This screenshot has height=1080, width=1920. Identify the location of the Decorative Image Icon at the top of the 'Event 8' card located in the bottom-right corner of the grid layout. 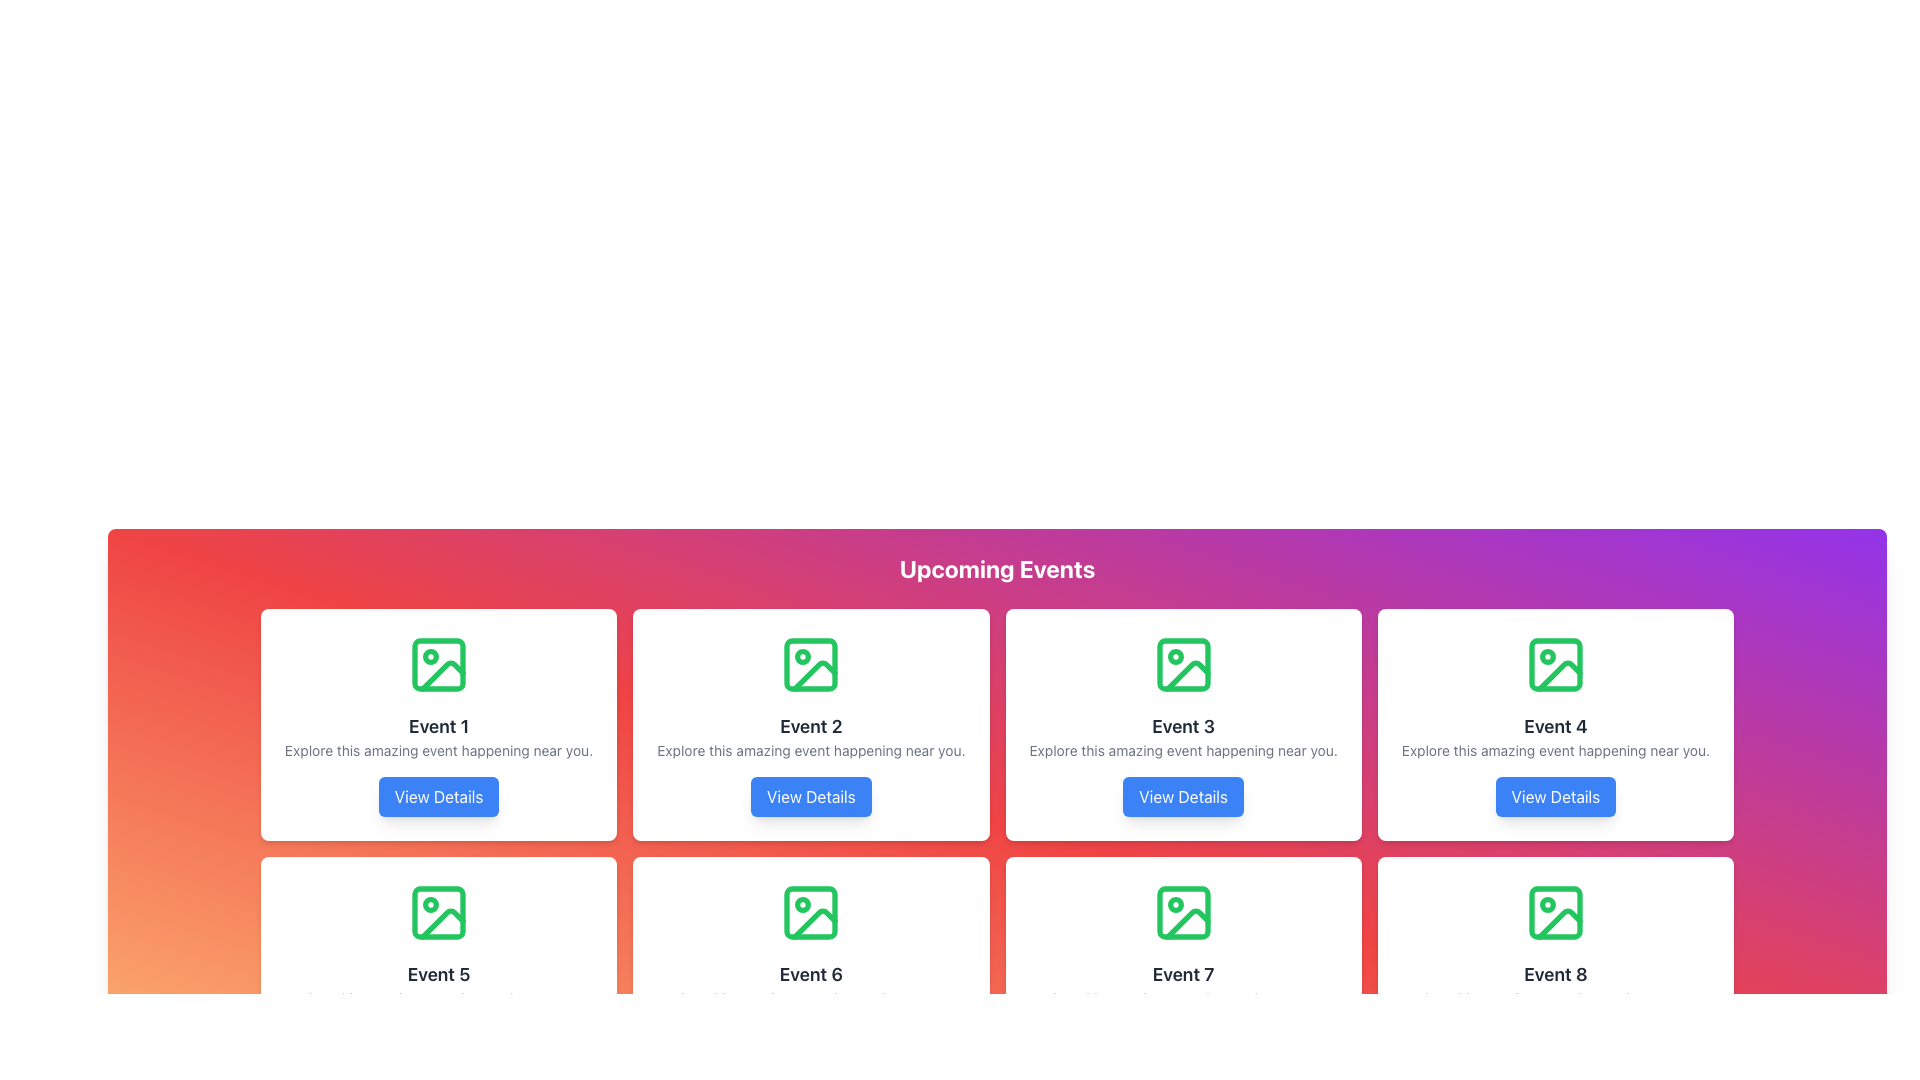
(1554, 913).